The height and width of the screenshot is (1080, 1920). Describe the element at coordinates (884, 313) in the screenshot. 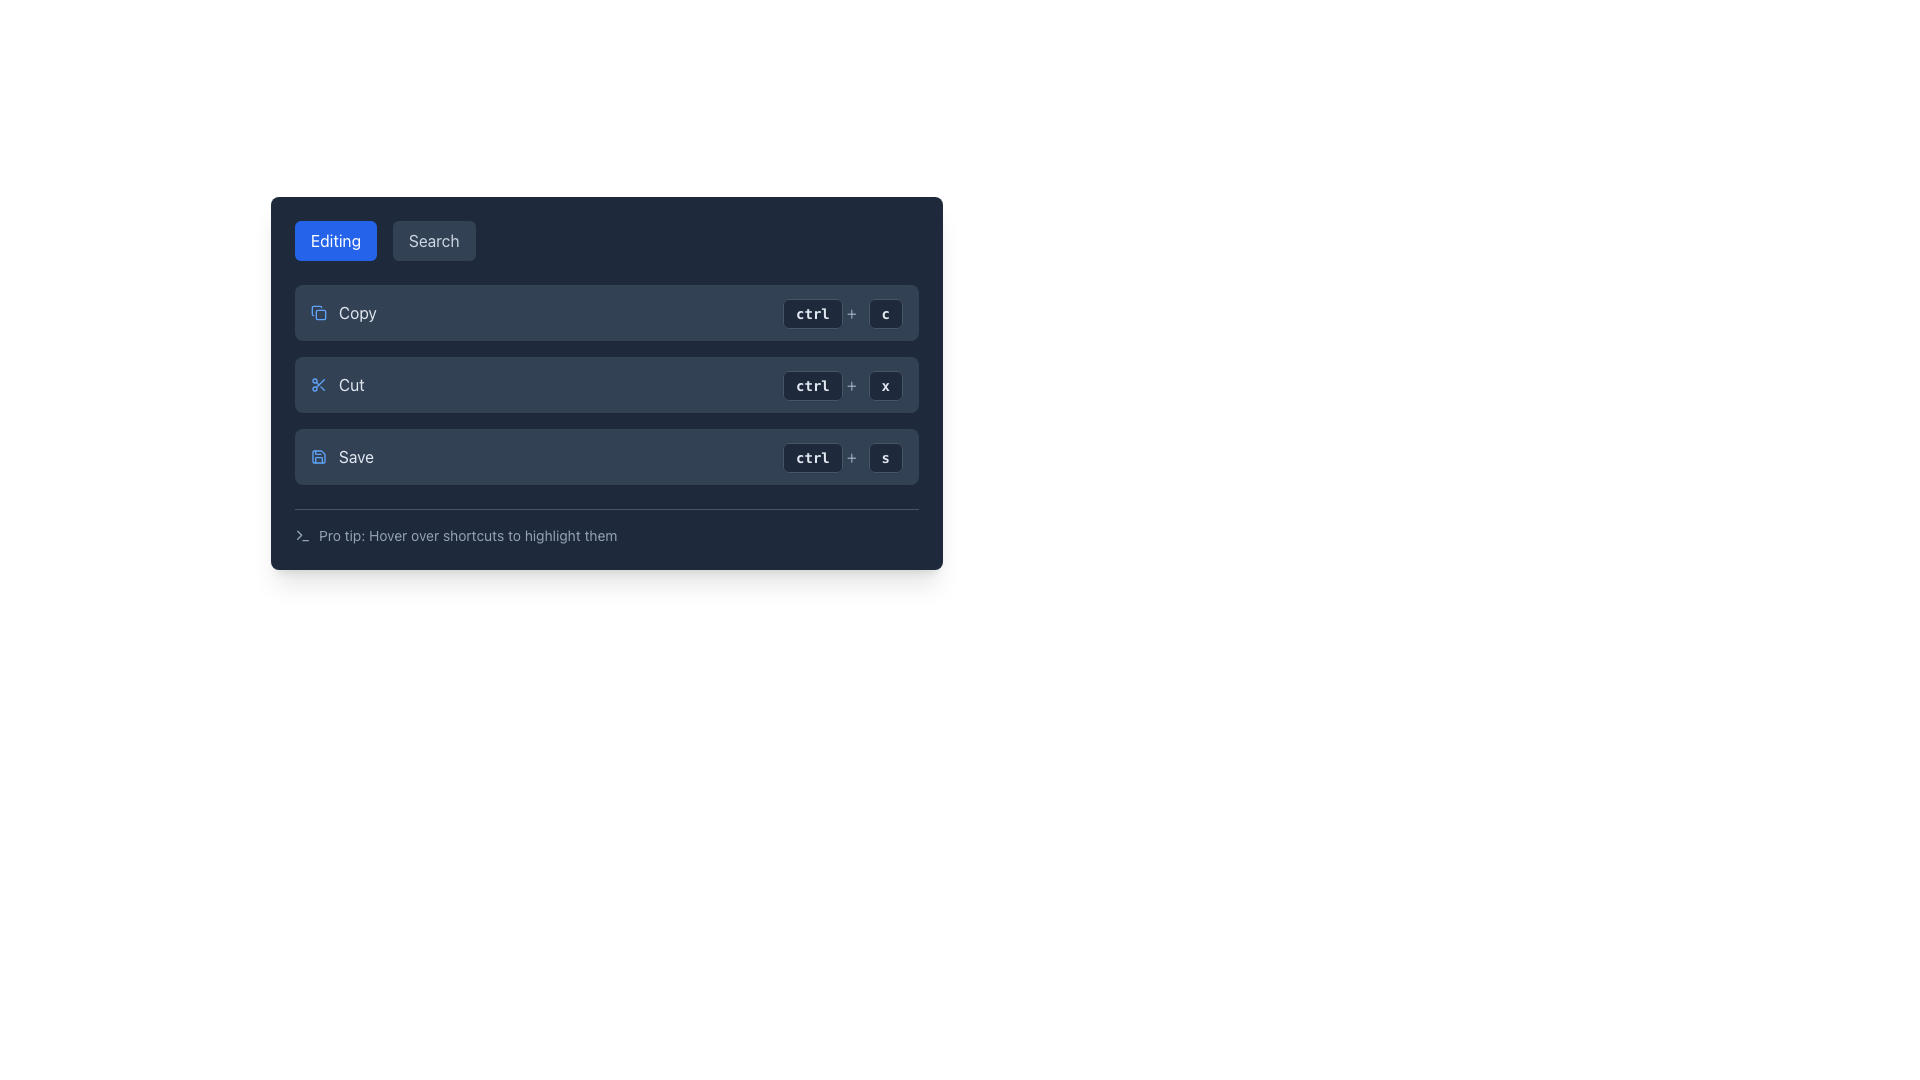

I see `the button representing the shortcut key 'c', located on the rightmost side of the second row in the shortcut key menu` at that location.